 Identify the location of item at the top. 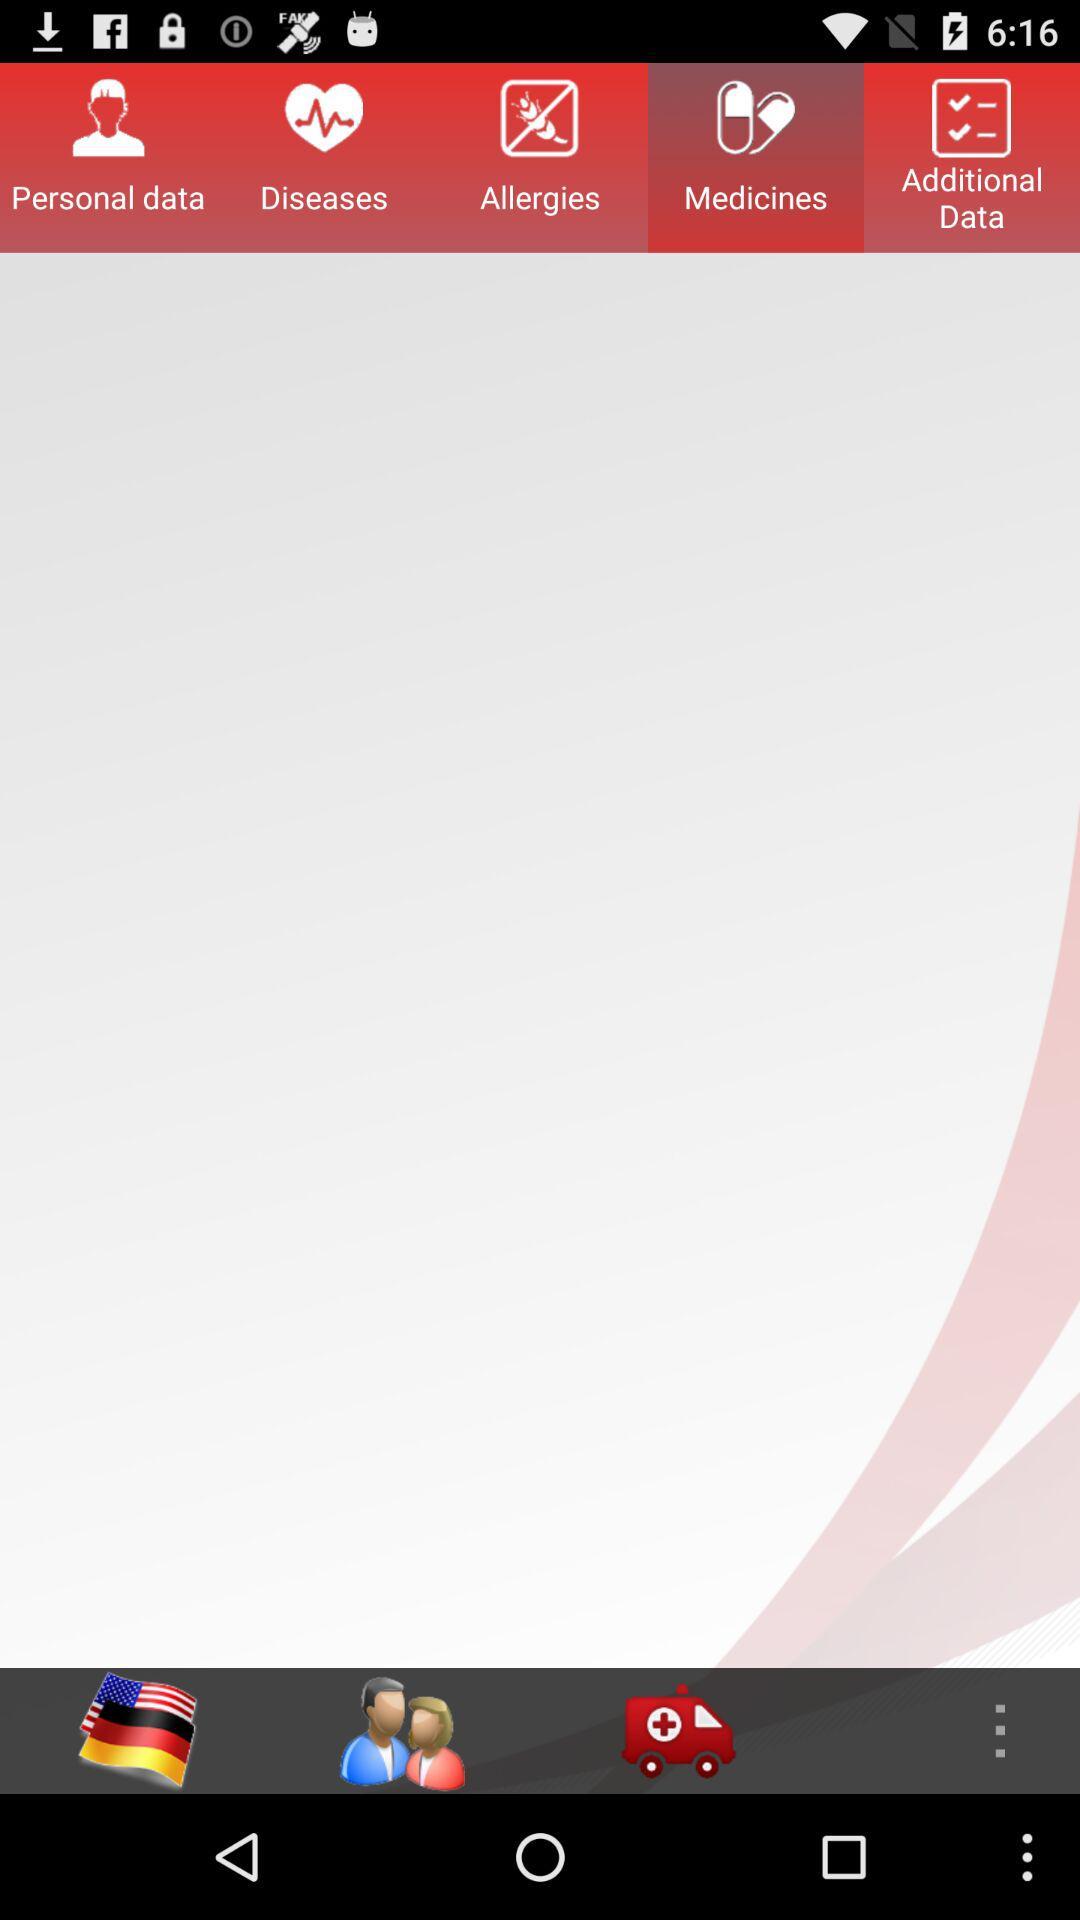
(540, 156).